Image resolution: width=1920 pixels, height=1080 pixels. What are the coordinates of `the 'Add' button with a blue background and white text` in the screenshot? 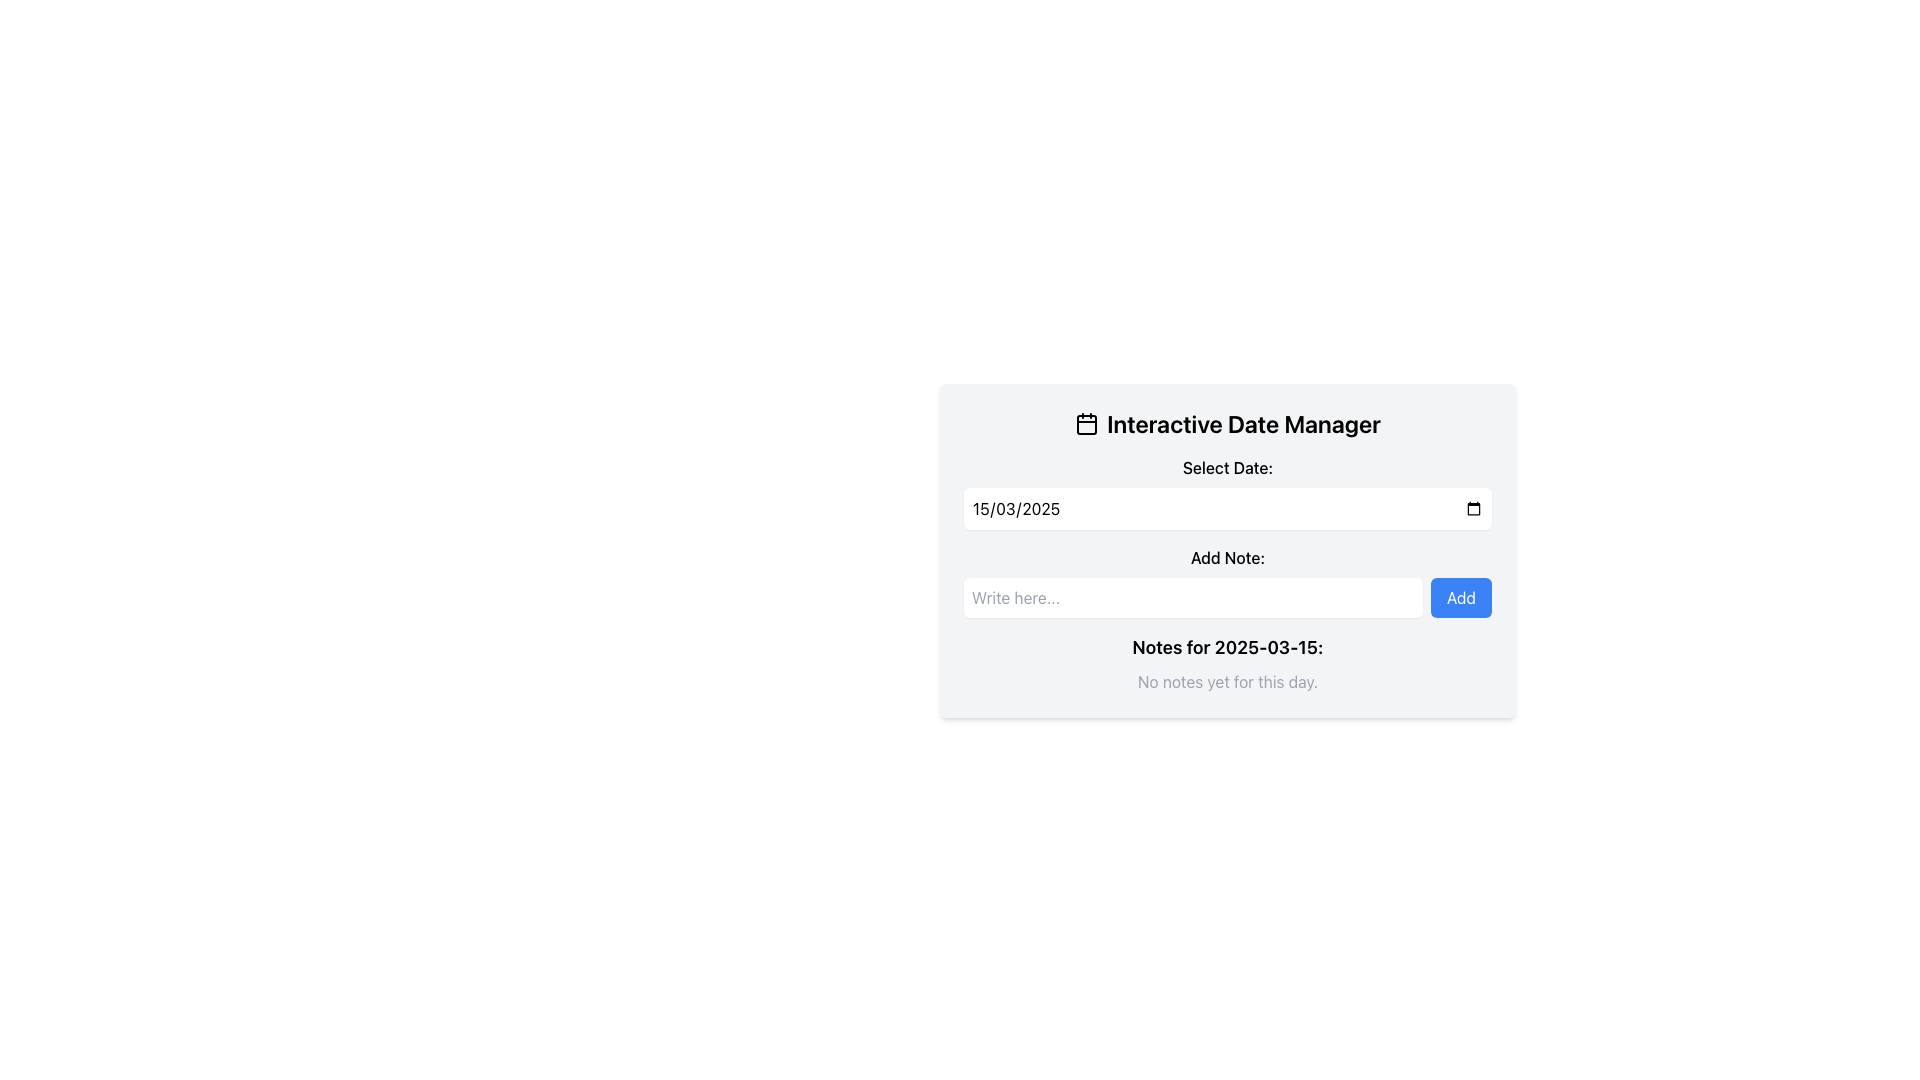 It's located at (1461, 596).